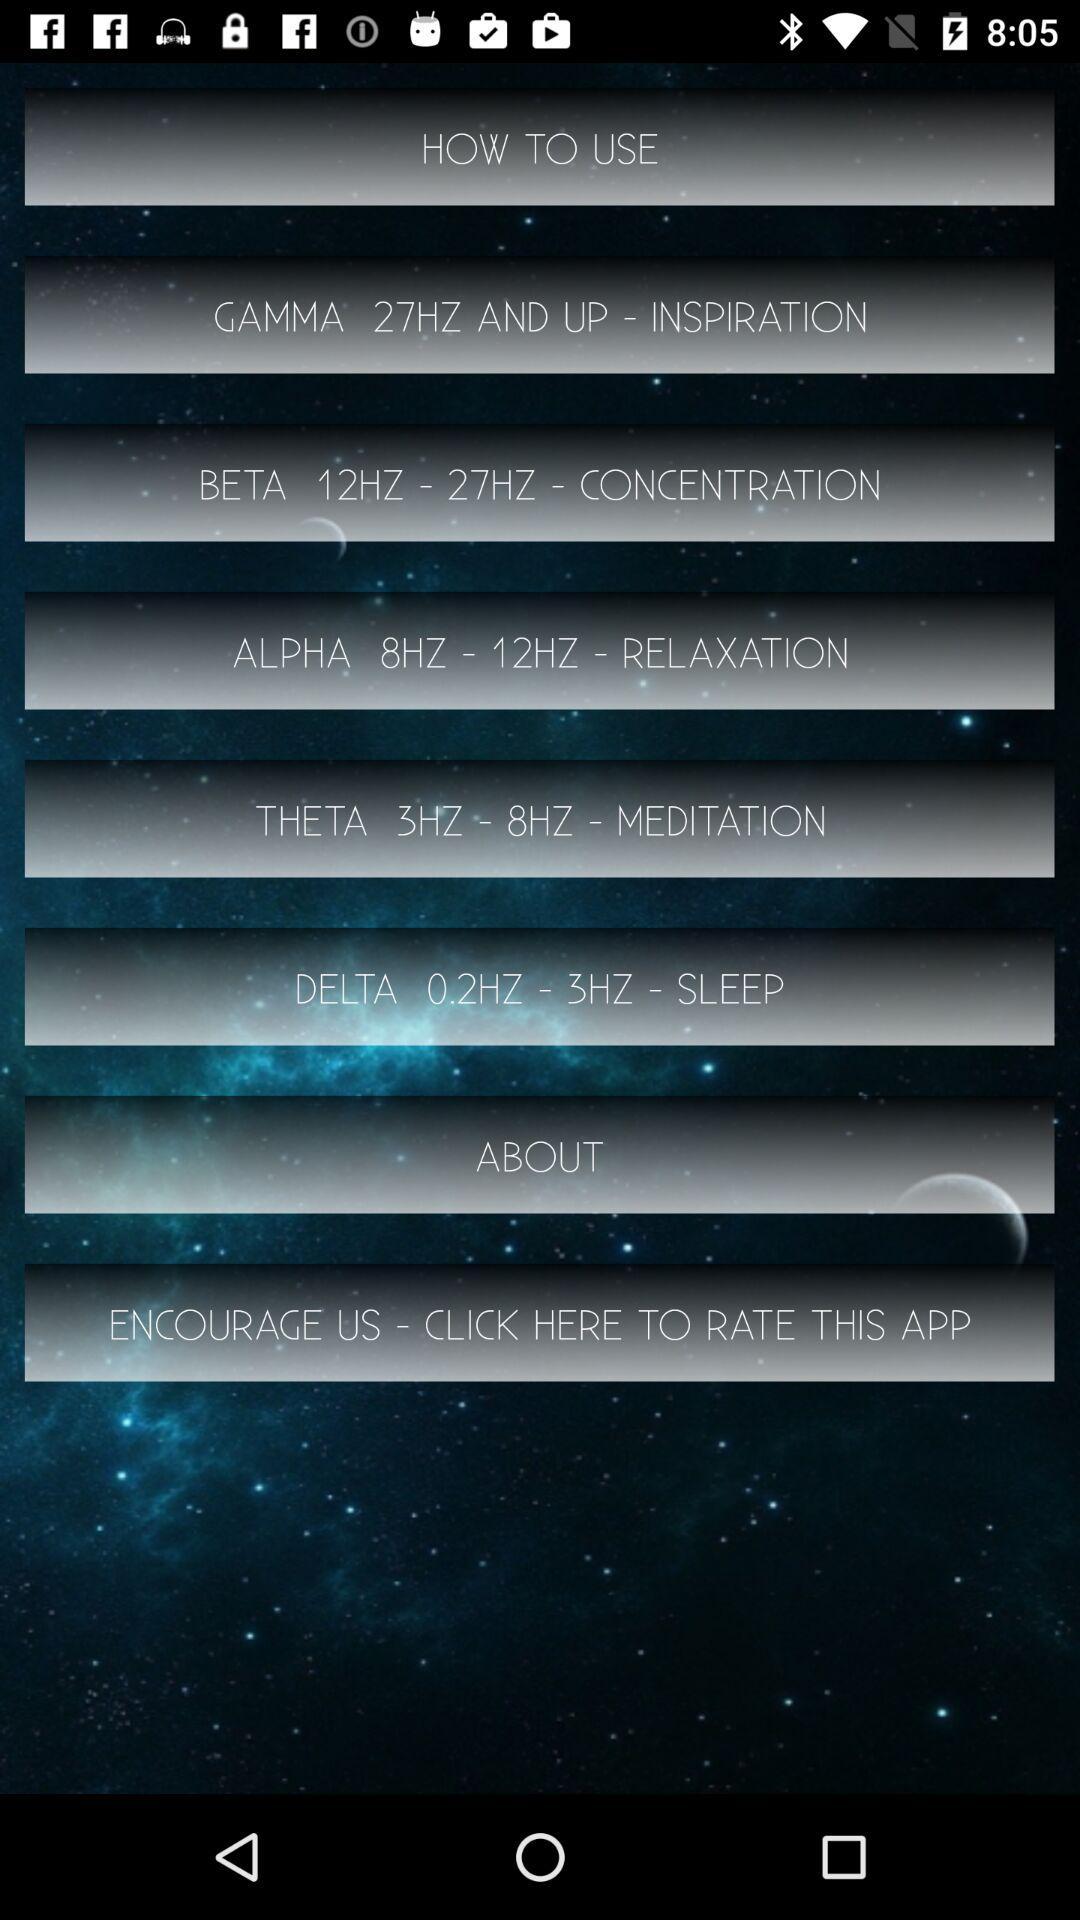  Describe the element at coordinates (540, 146) in the screenshot. I see `item above gamma 27hz and button` at that location.